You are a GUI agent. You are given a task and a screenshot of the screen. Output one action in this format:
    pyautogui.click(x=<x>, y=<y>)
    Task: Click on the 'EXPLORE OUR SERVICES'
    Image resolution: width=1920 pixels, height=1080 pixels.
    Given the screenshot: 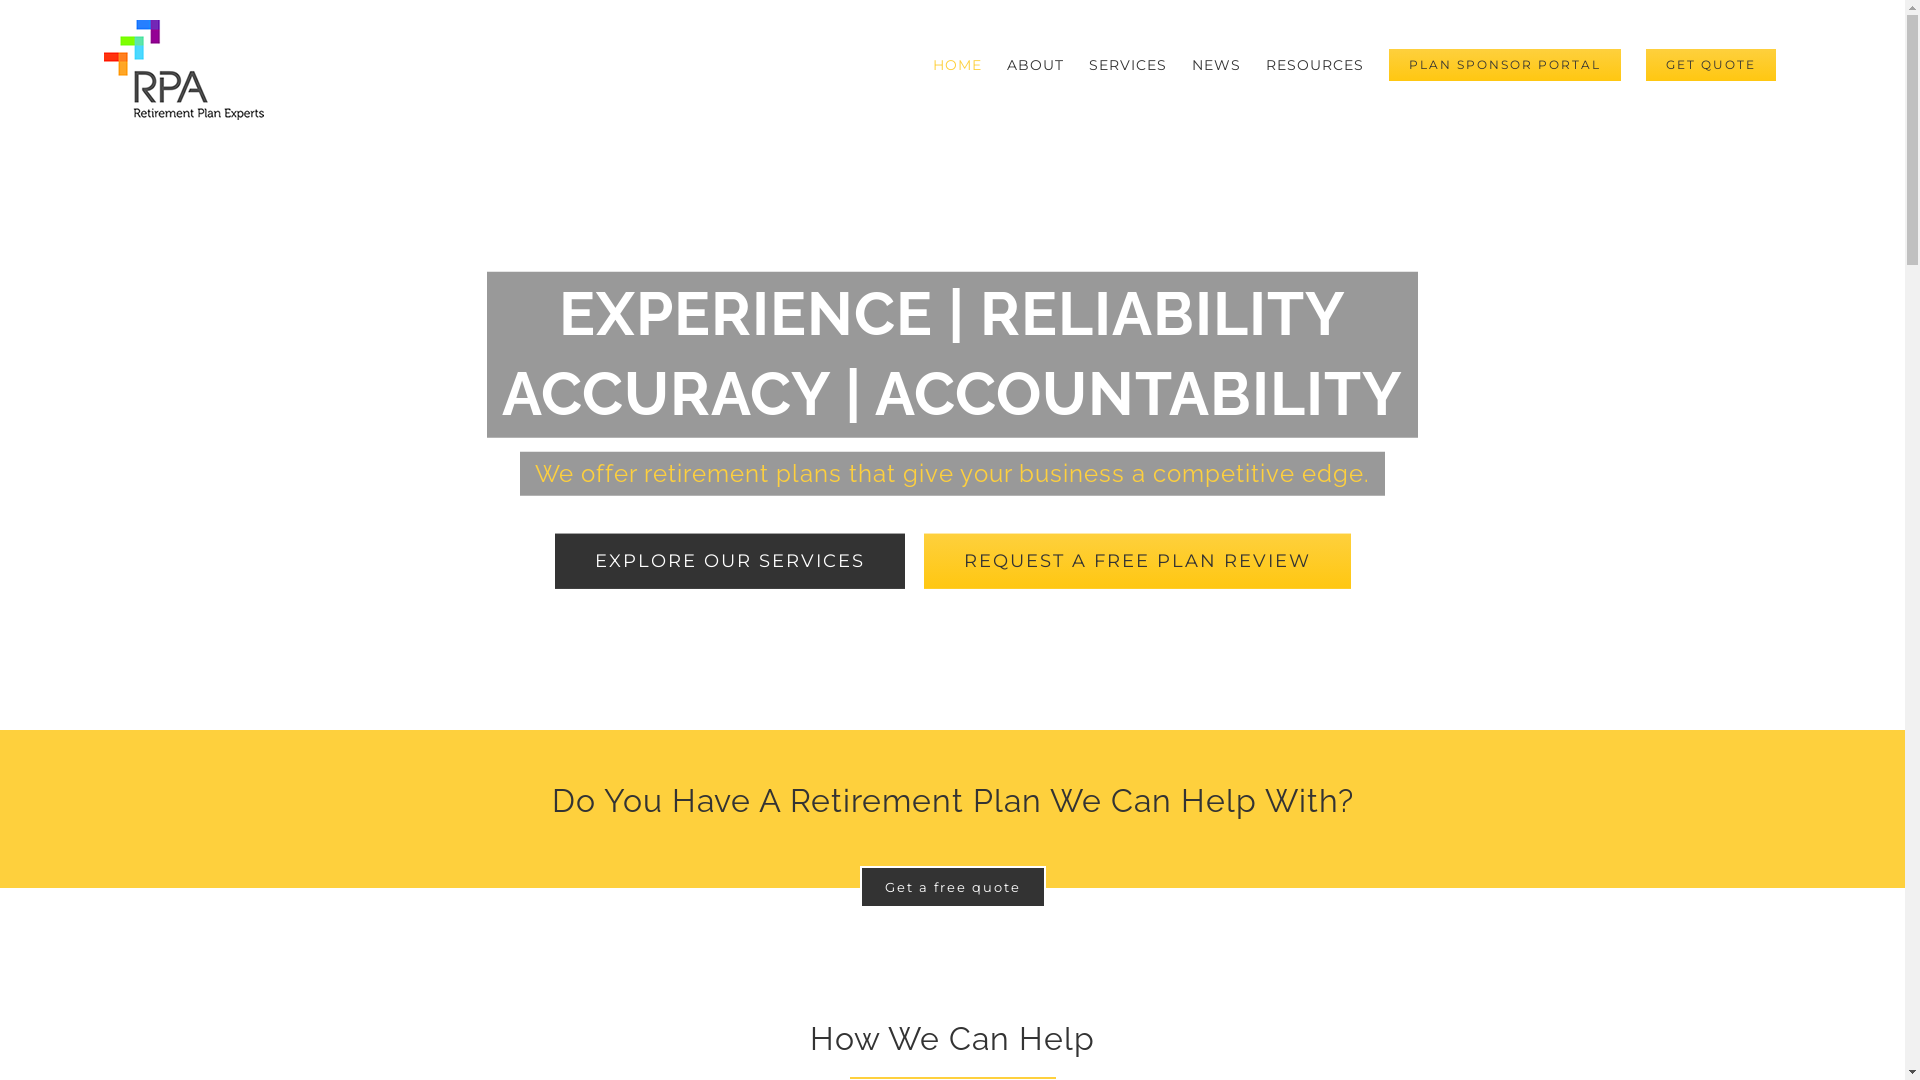 What is the action you would take?
    pyautogui.click(x=728, y=560)
    